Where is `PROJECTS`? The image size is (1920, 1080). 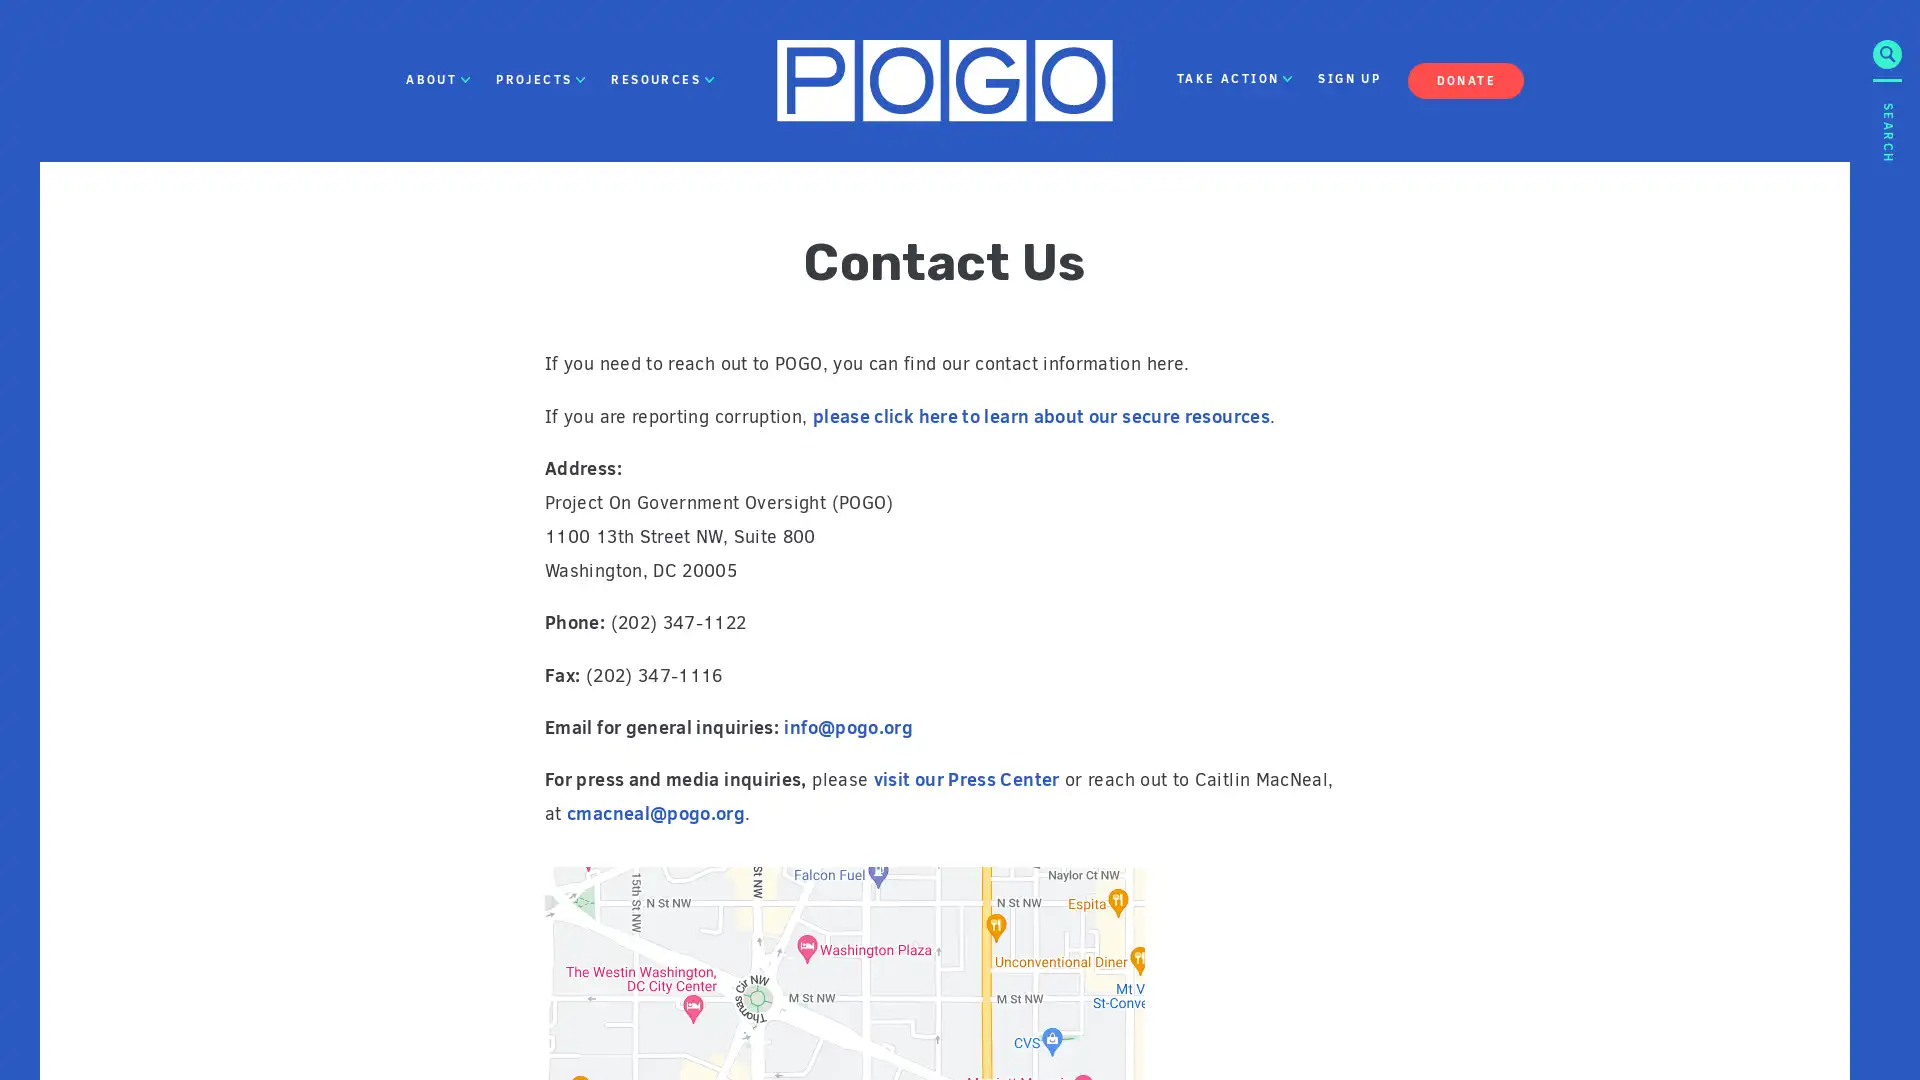
PROJECTS is located at coordinates (541, 79).